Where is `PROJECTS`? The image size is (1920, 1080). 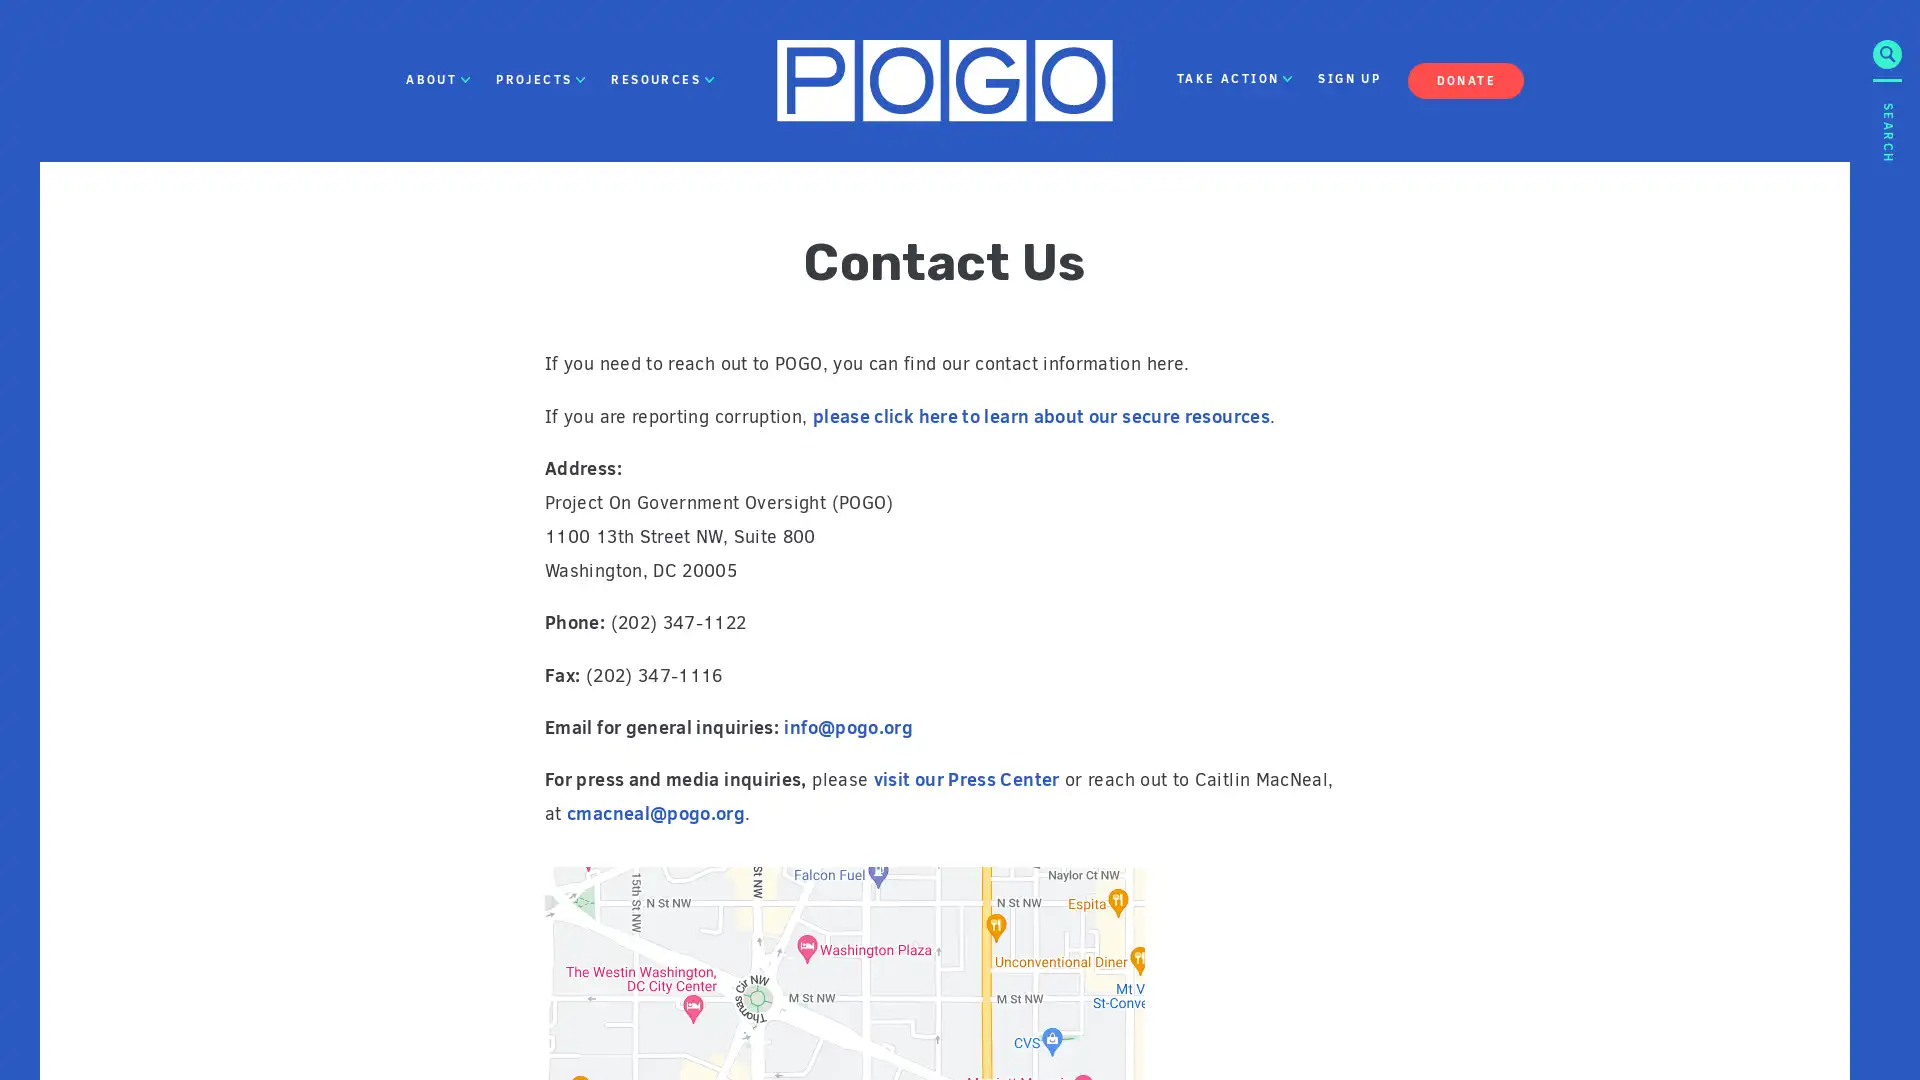
PROJECTS is located at coordinates (541, 79).